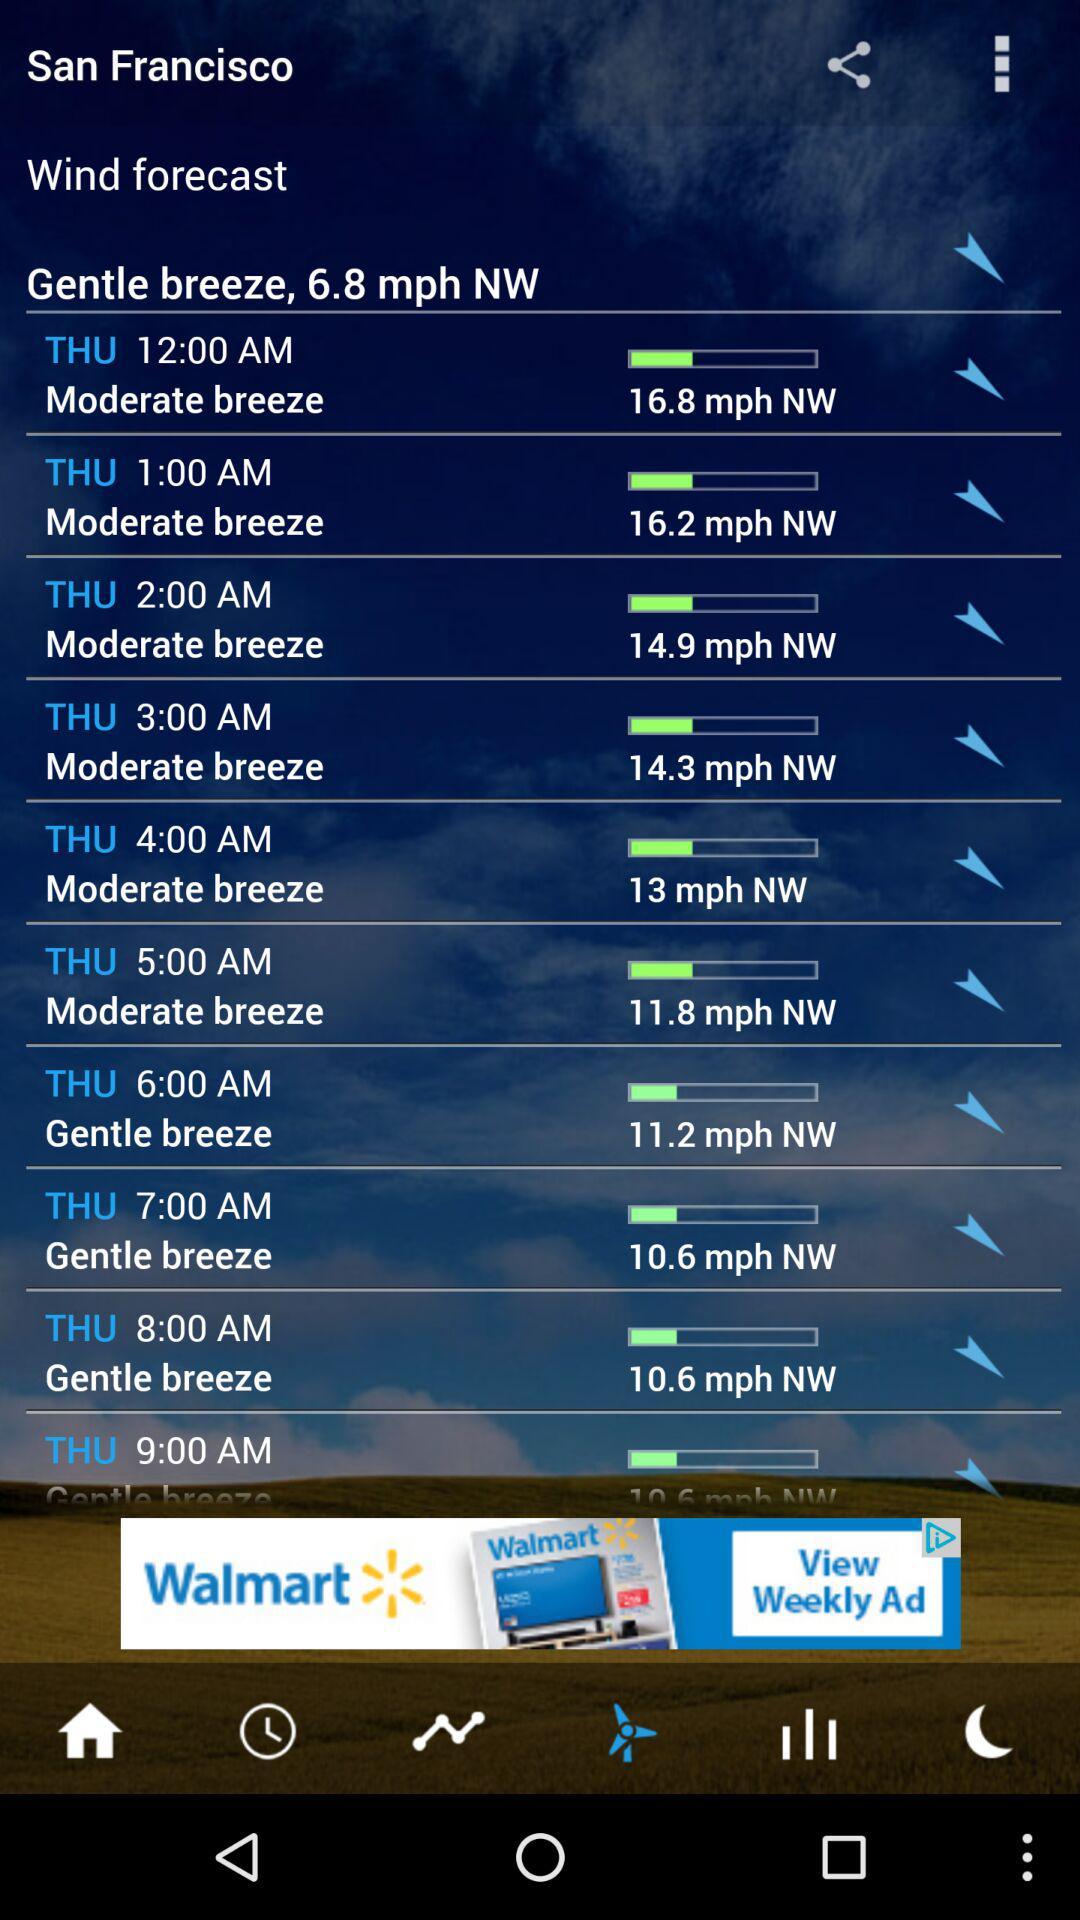 The height and width of the screenshot is (1920, 1080). Describe the element at coordinates (848, 63) in the screenshot. I see `ssare button` at that location.